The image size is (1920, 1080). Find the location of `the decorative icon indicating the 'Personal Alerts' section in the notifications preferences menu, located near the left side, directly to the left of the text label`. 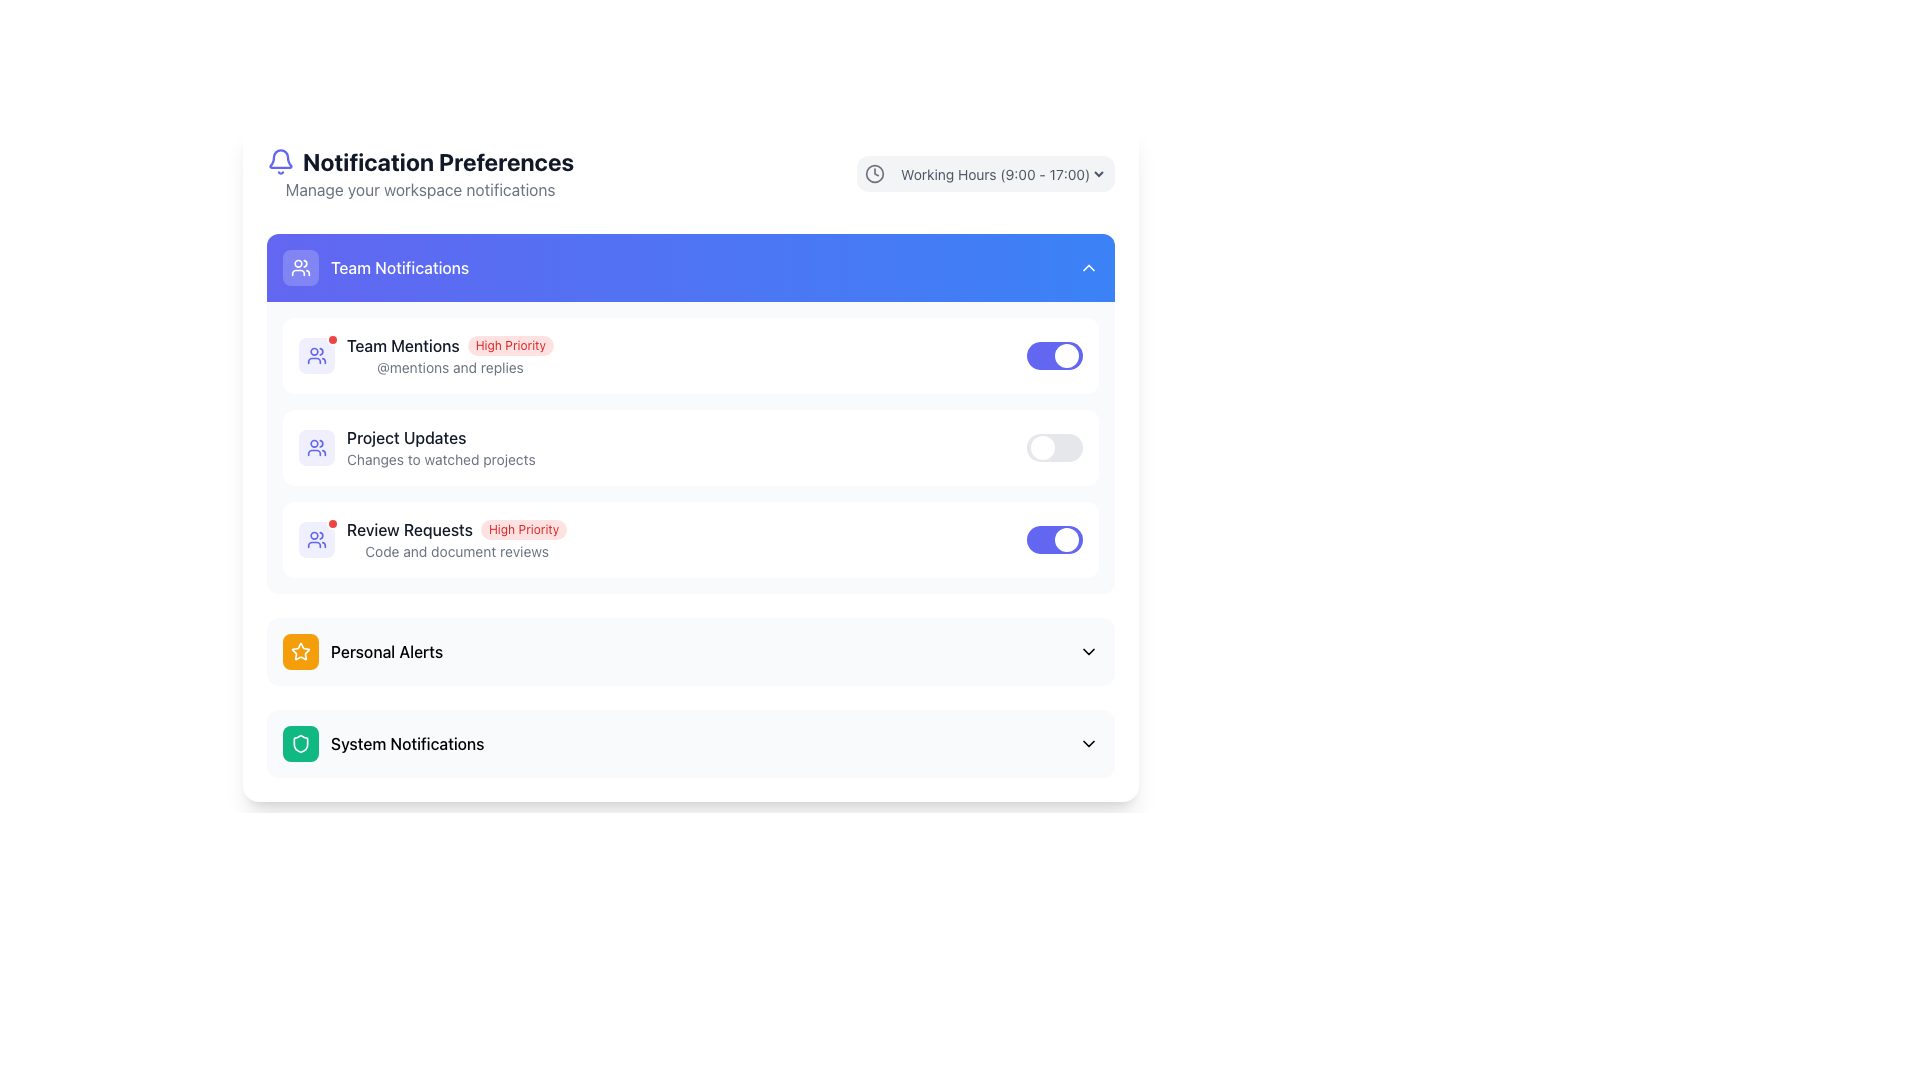

the decorative icon indicating the 'Personal Alerts' section in the notifications preferences menu, located near the left side, directly to the left of the text label is located at coordinates (300, 651).